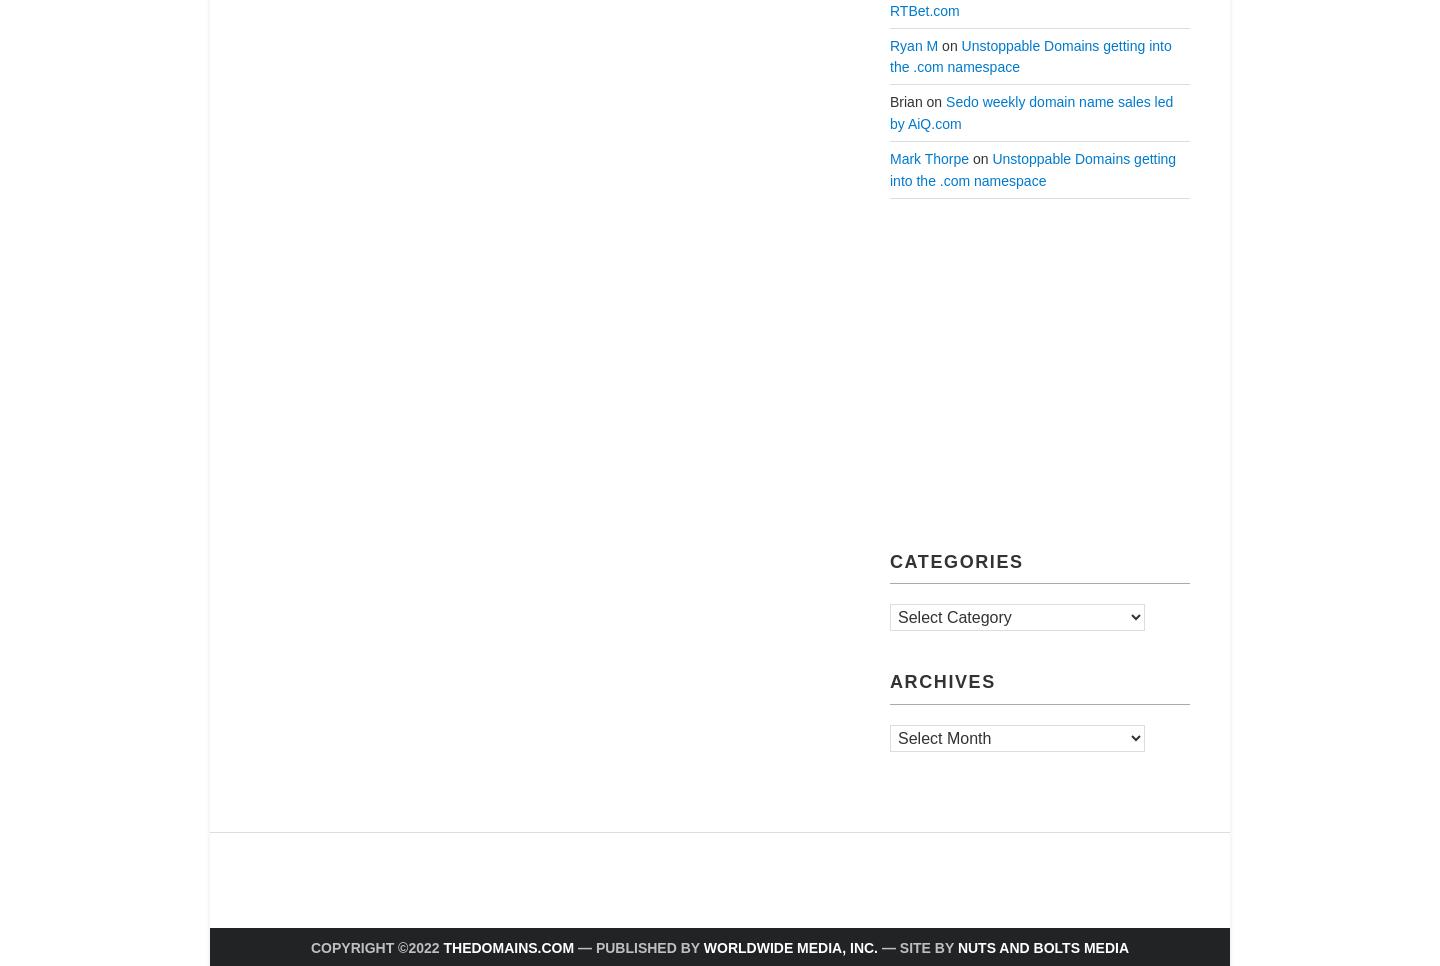 The height and width of the screenshot is (966, 1440). Describe the element at coordinates (956, 559) in the screenshot. I see `'Categories'` at that location.